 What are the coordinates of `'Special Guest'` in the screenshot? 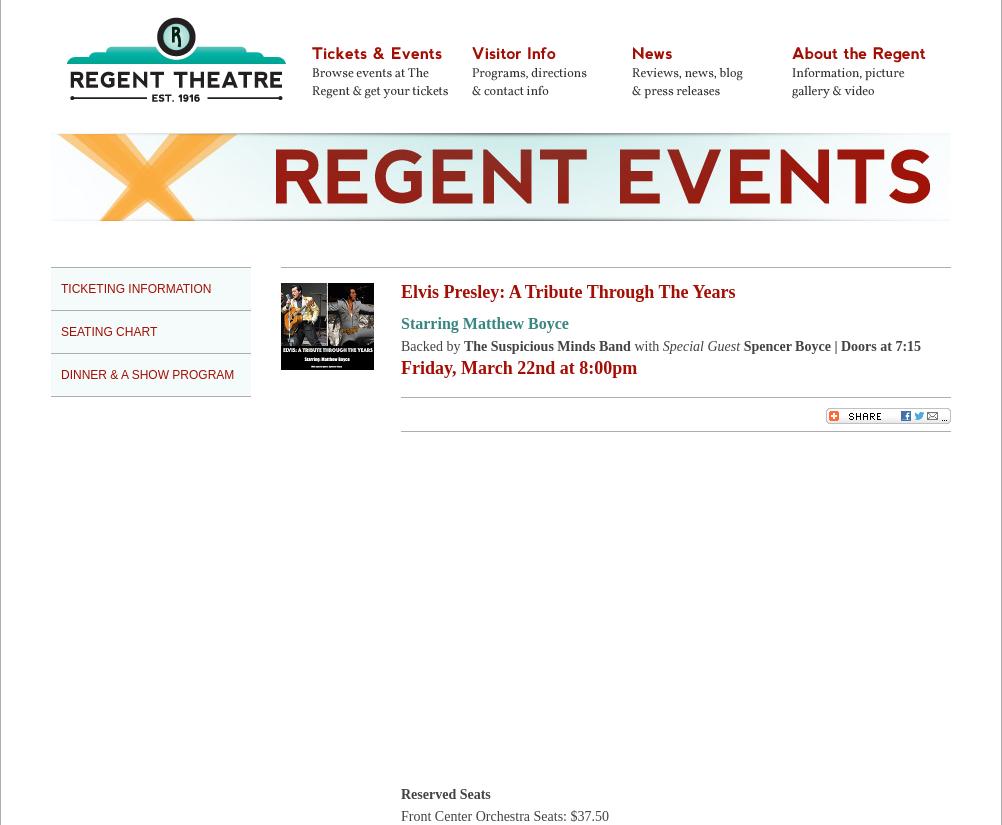 It's located at (661, 345).